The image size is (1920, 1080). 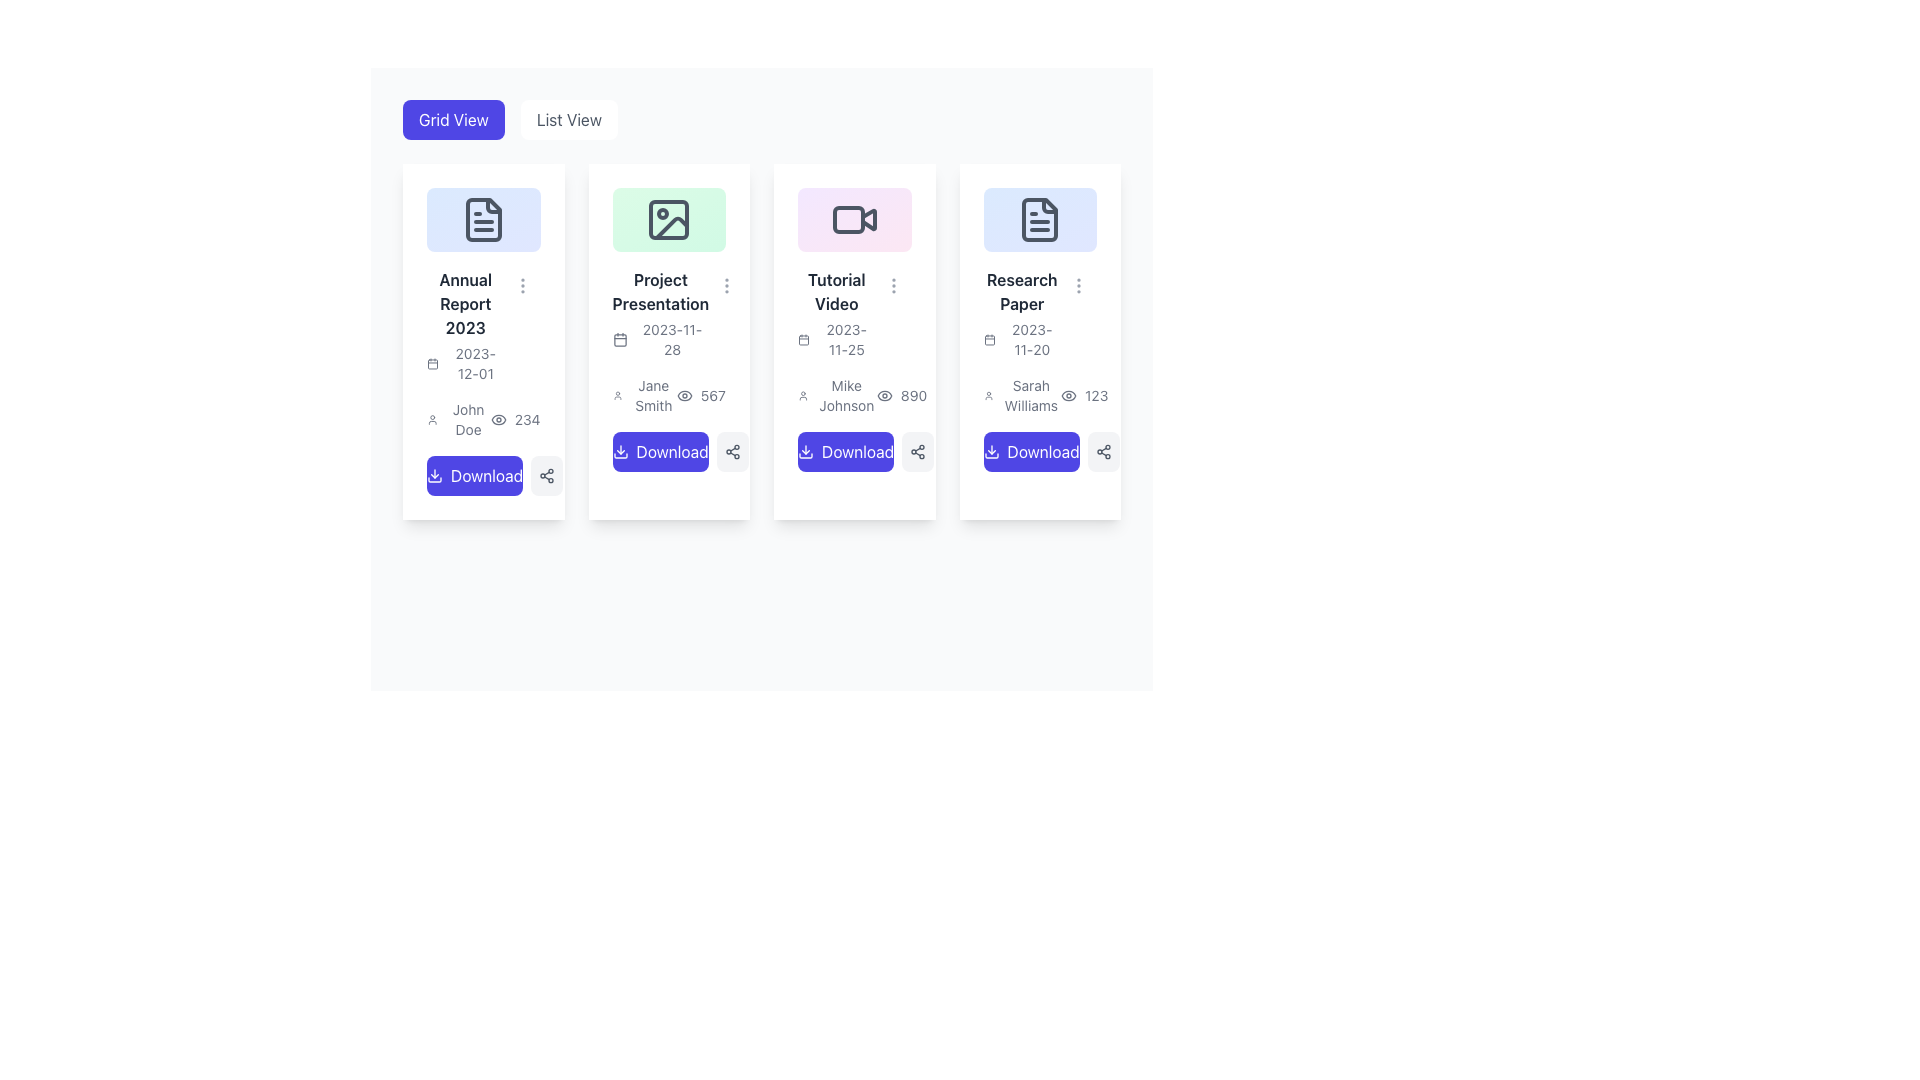 I want to click on the menu trigger button located in the top-right region of the 'Tutorial Video' card, next to the card title, so click(x=892, y=285).